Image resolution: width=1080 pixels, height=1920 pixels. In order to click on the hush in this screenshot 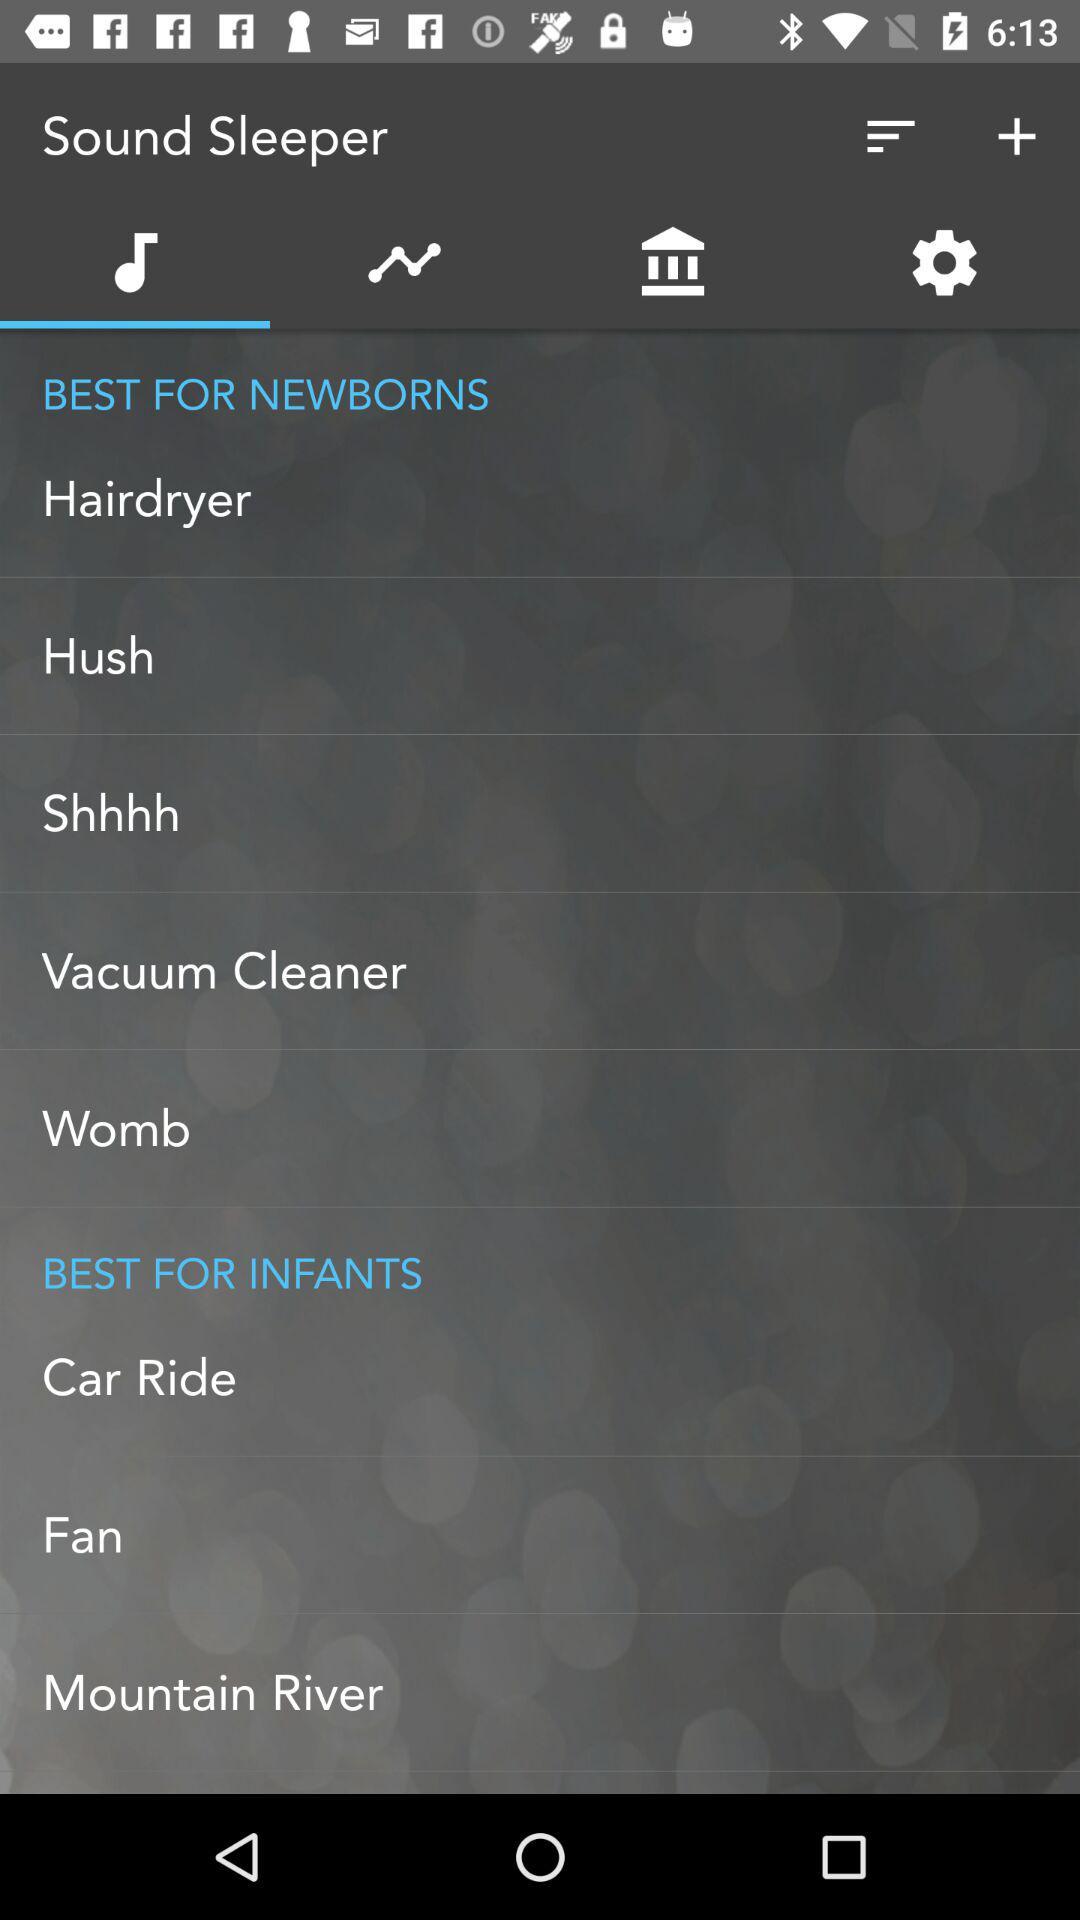, I will do `click(560, 656)`.